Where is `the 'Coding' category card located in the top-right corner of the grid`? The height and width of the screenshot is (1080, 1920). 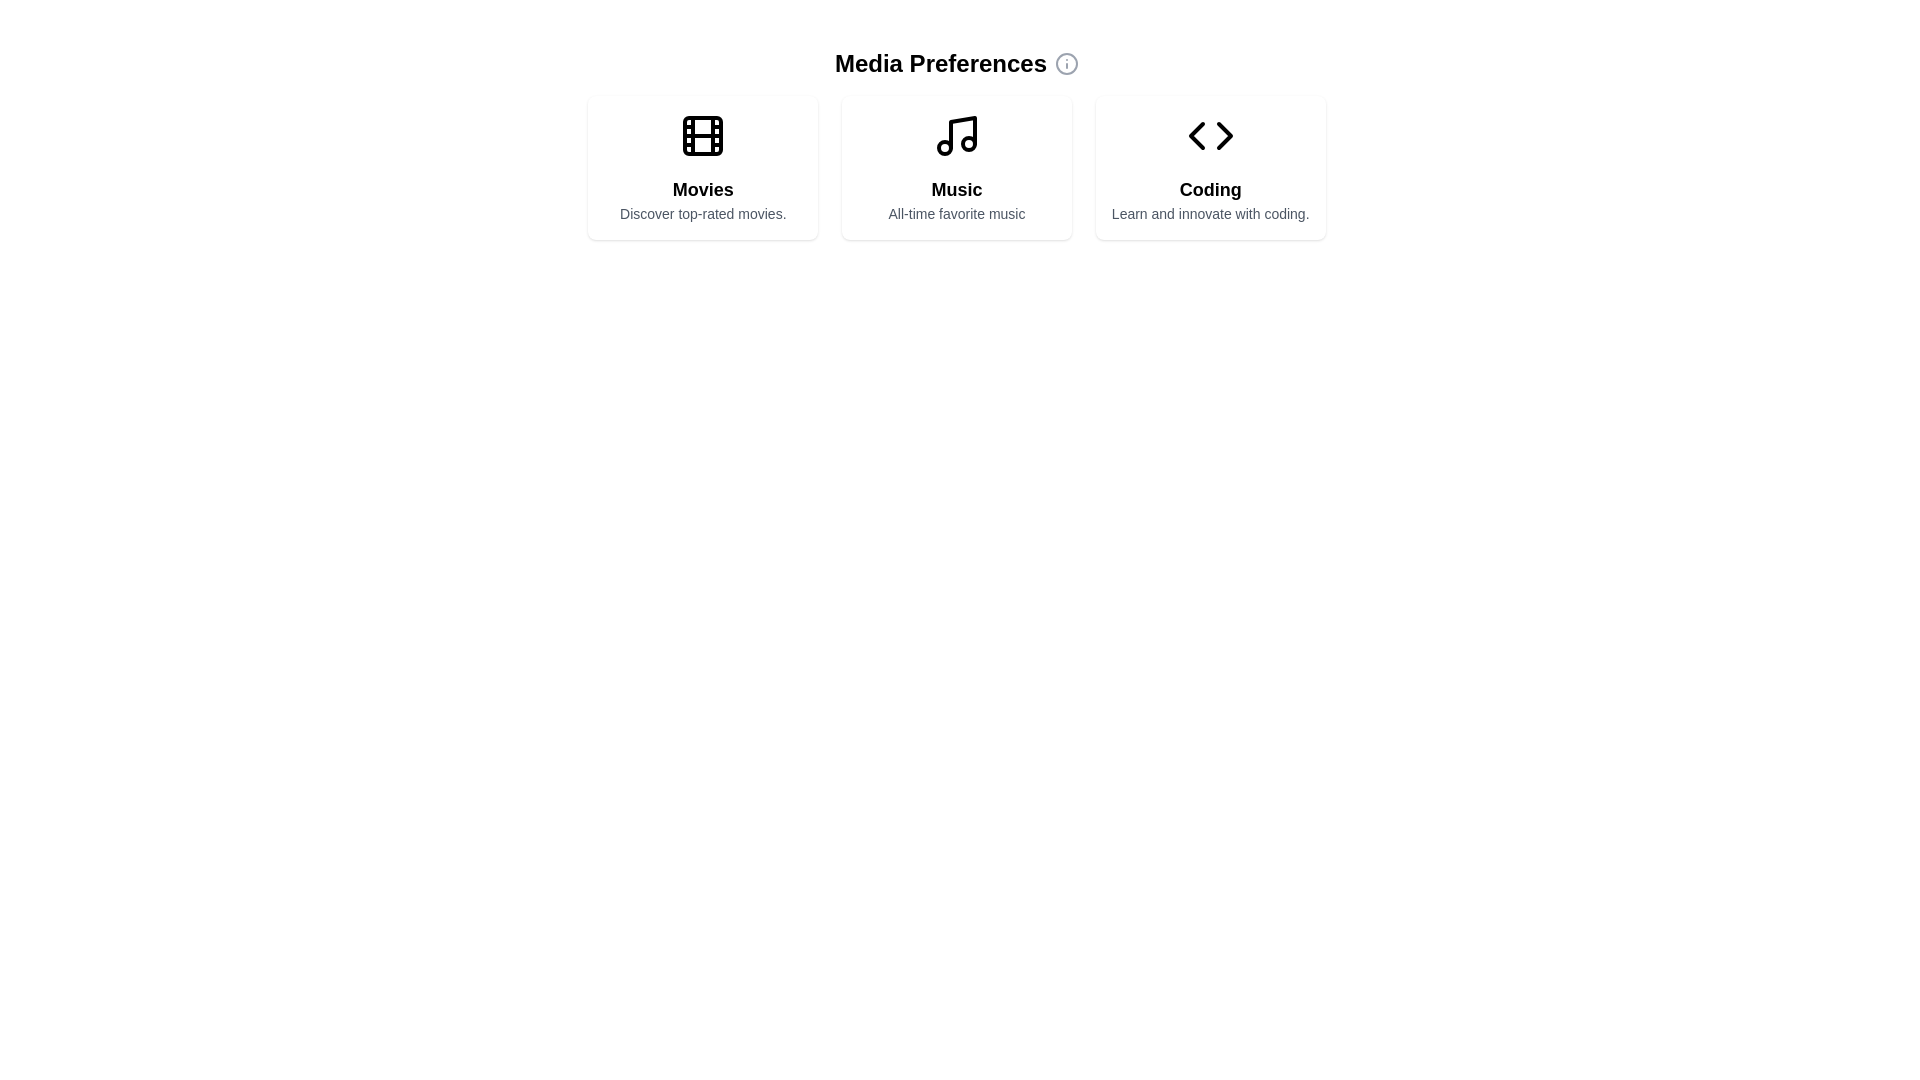
the 'Coding' category card located in the top-right corner of the grid is located at coordinates (1209, 167).